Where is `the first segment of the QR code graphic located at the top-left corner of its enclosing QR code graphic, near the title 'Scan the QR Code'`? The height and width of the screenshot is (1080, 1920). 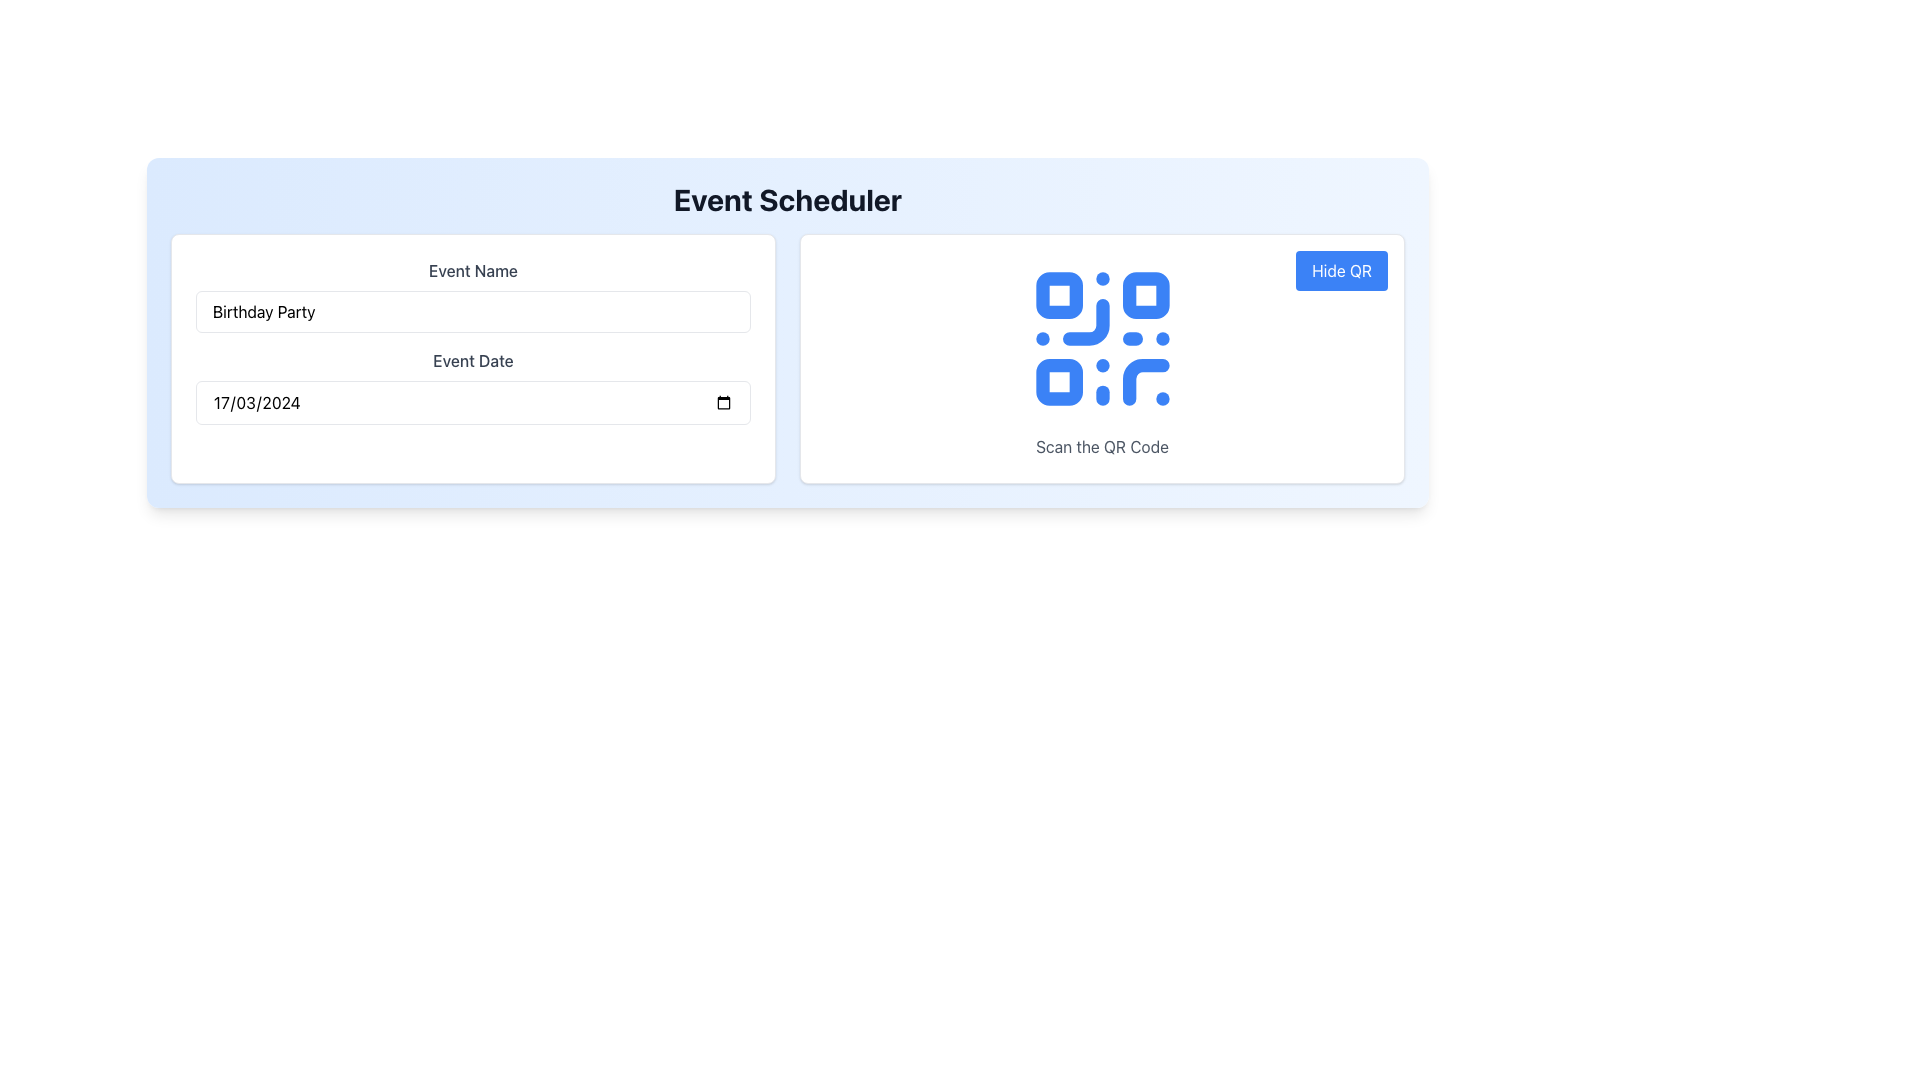
the first segment of the QR code graphic located at the top-left corner of its enclosing QR code graphic, near the title 'Scan the QR Code' is located at coordinates (1058, 295).